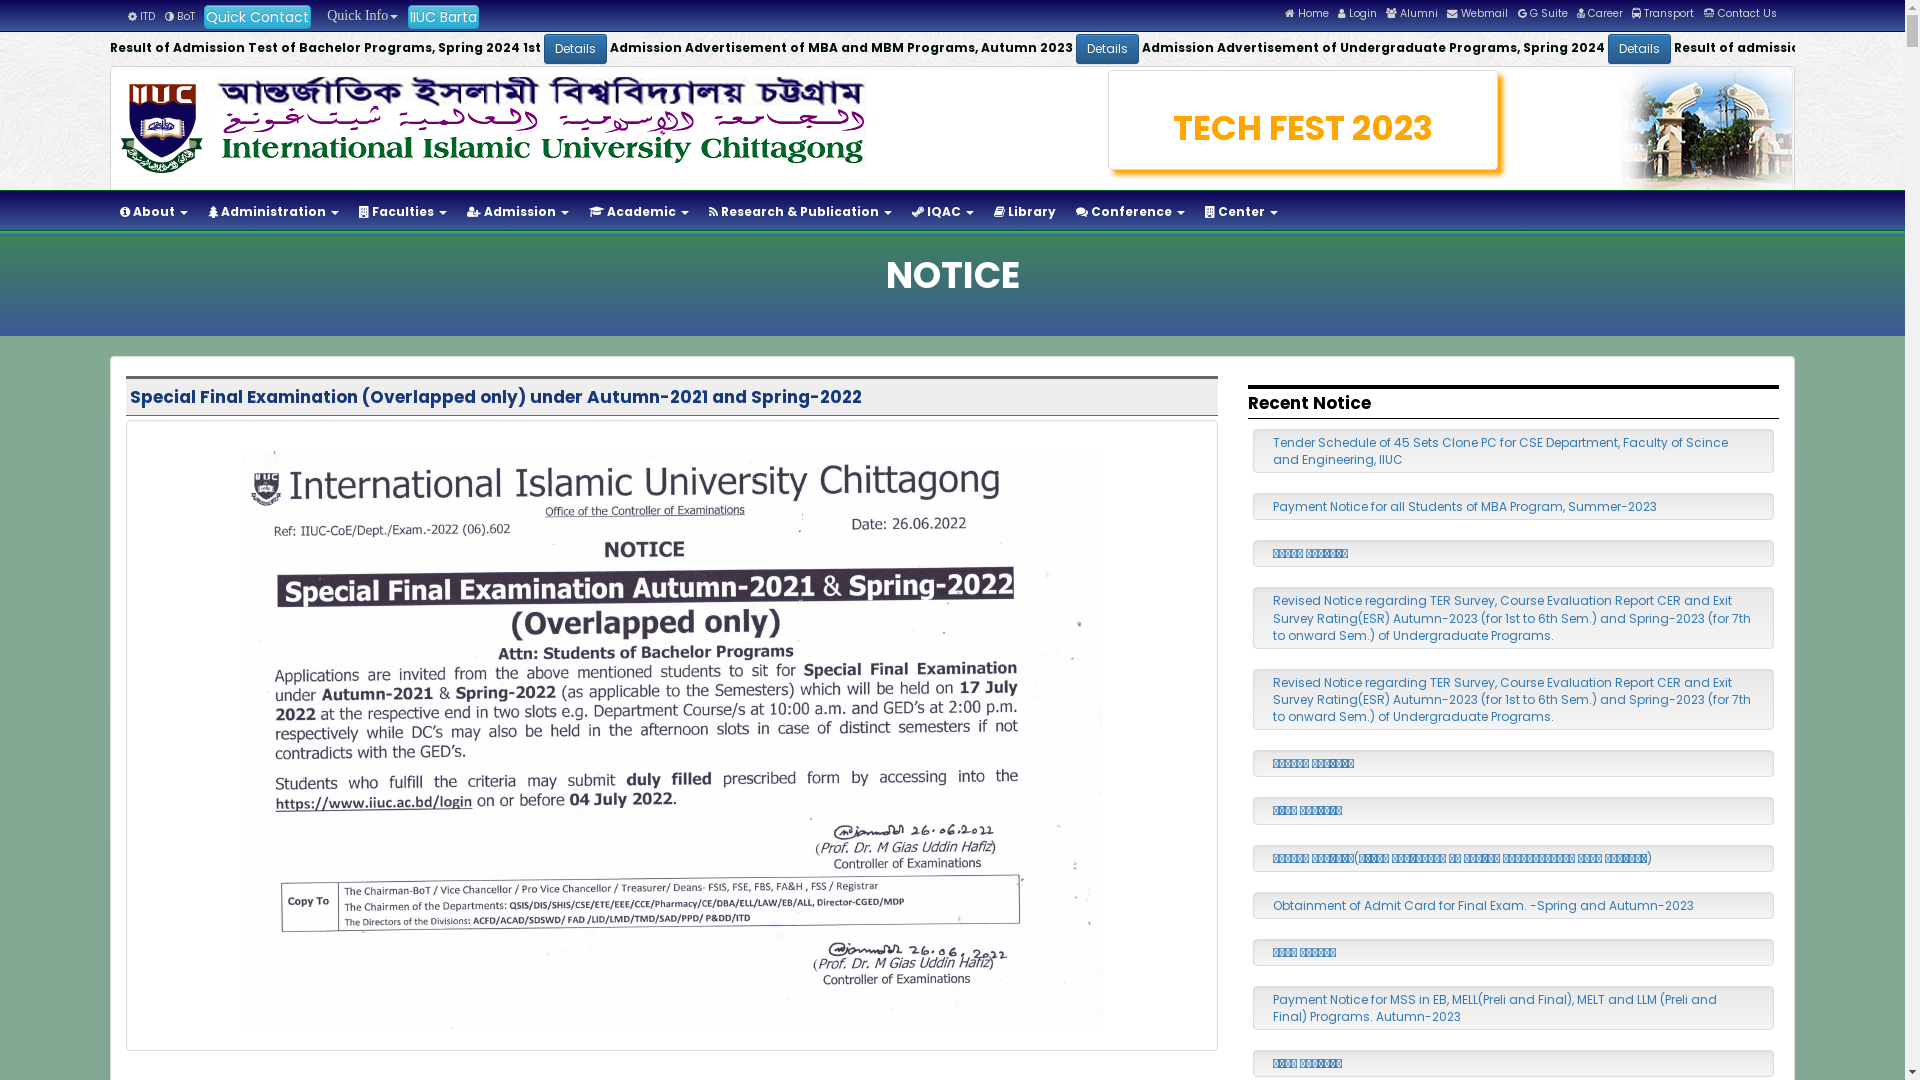 The width and height of the screenshot is (1920, 1080). I want to click on 'Login', so click(1338, 13).